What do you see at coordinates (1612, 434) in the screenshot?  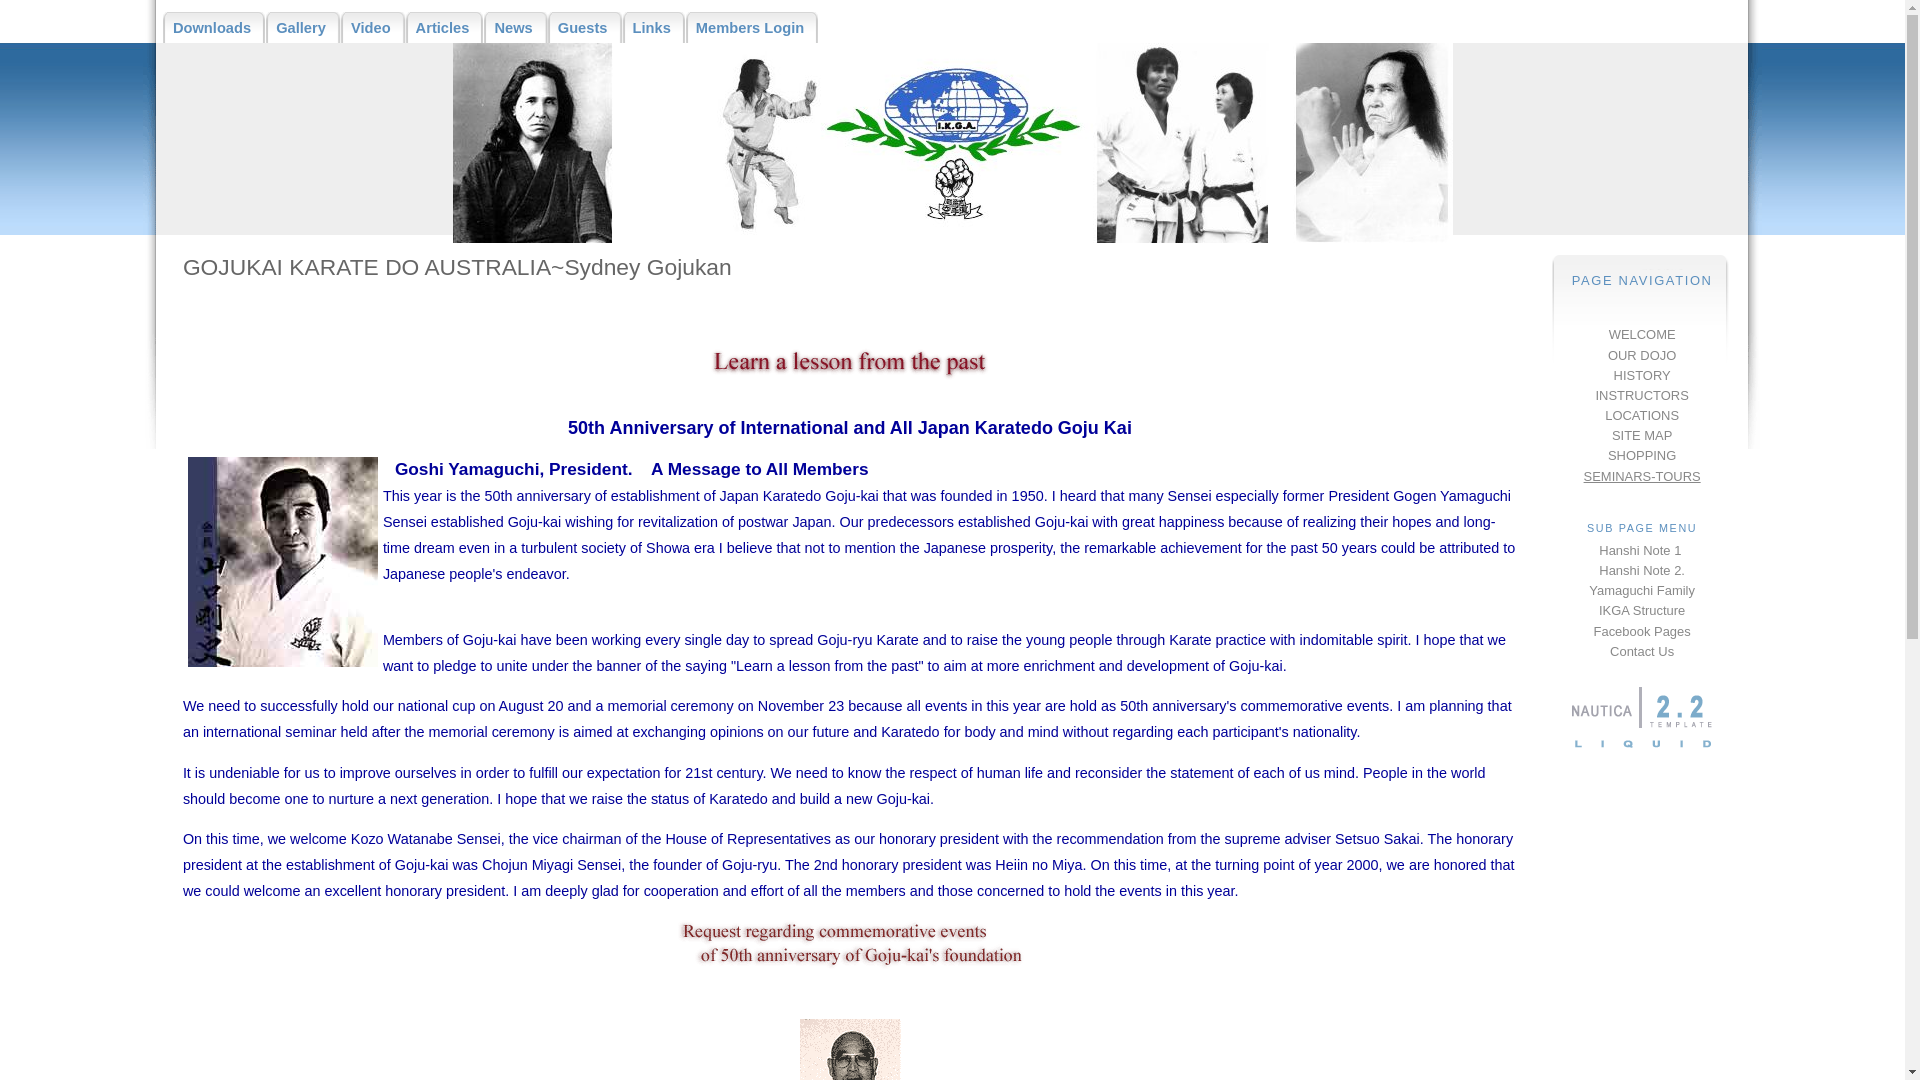 I see `'SITE MAP'` at bounding box center [1612, 434].